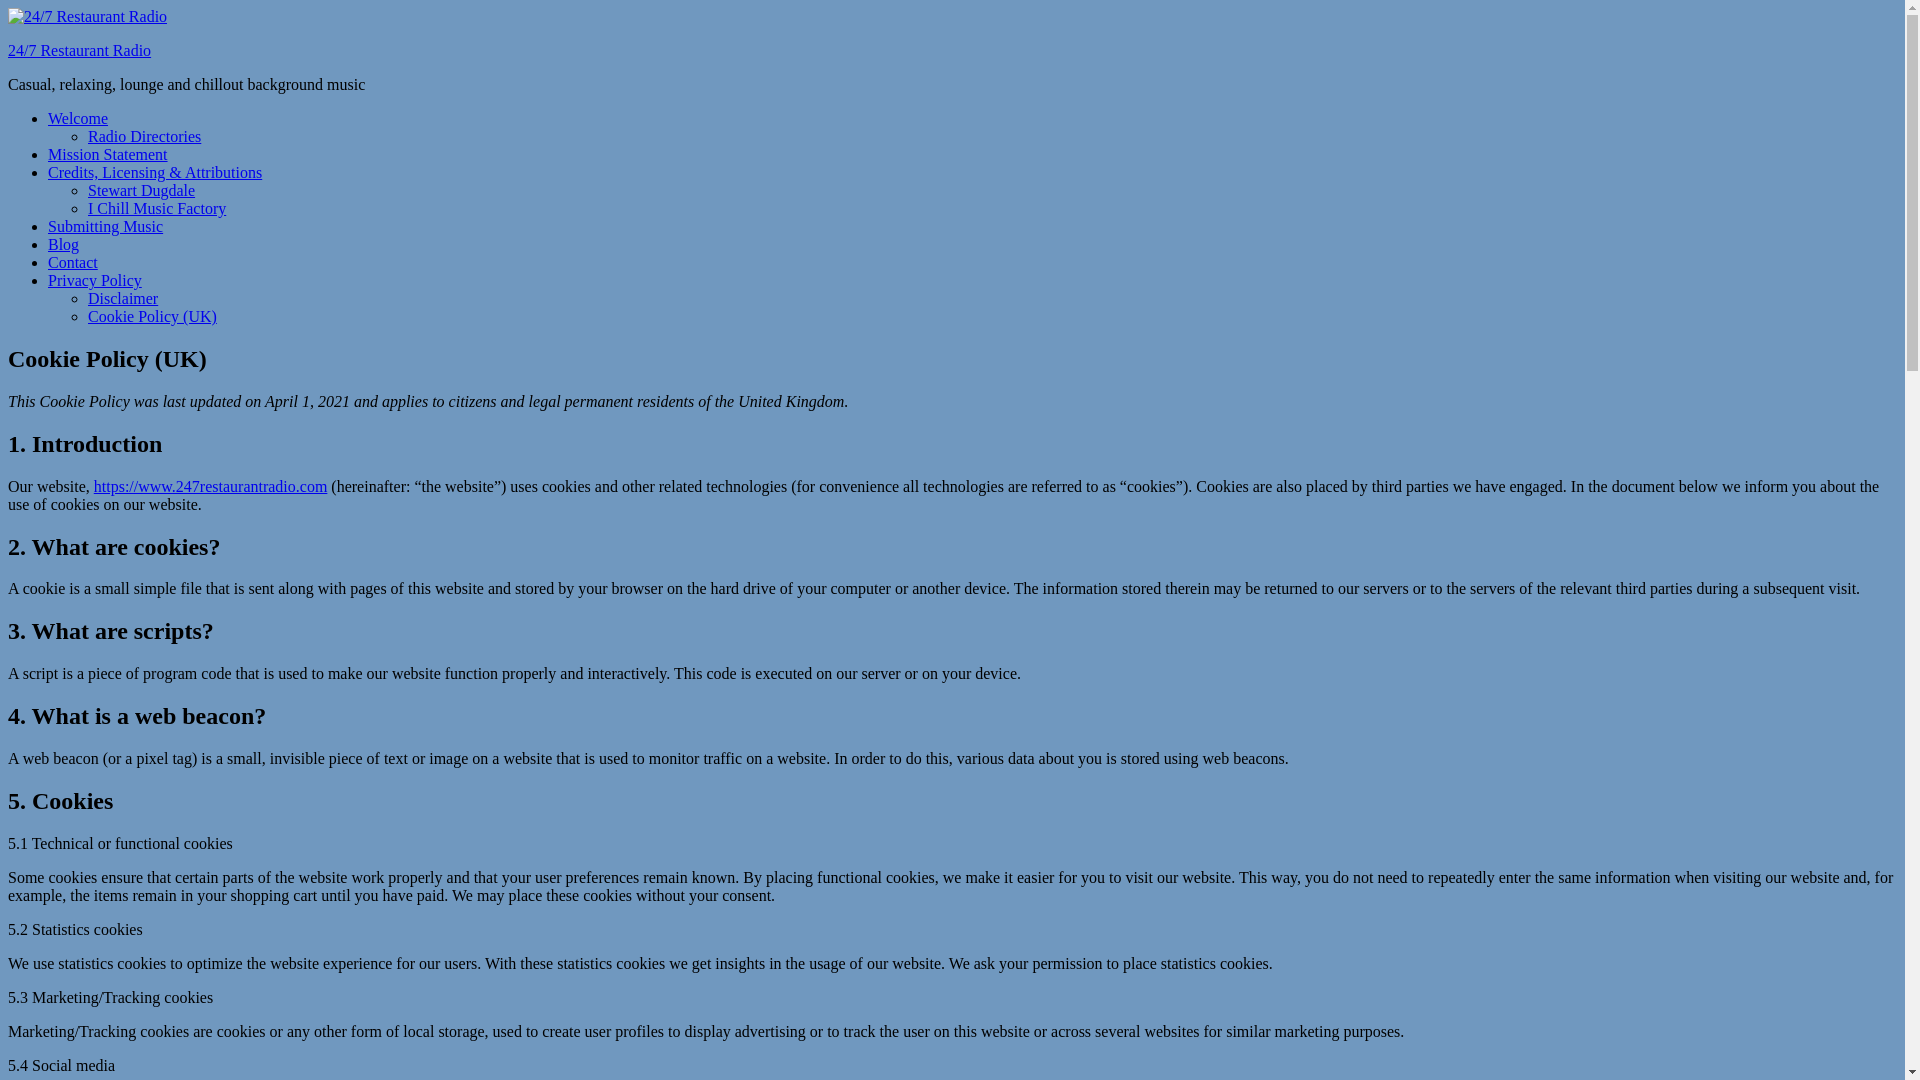  What do you see at coordinates (211, 486) in the screenshot?
I see `'https://www.247restaurantradio.com'` at bounding box center [211, 486].